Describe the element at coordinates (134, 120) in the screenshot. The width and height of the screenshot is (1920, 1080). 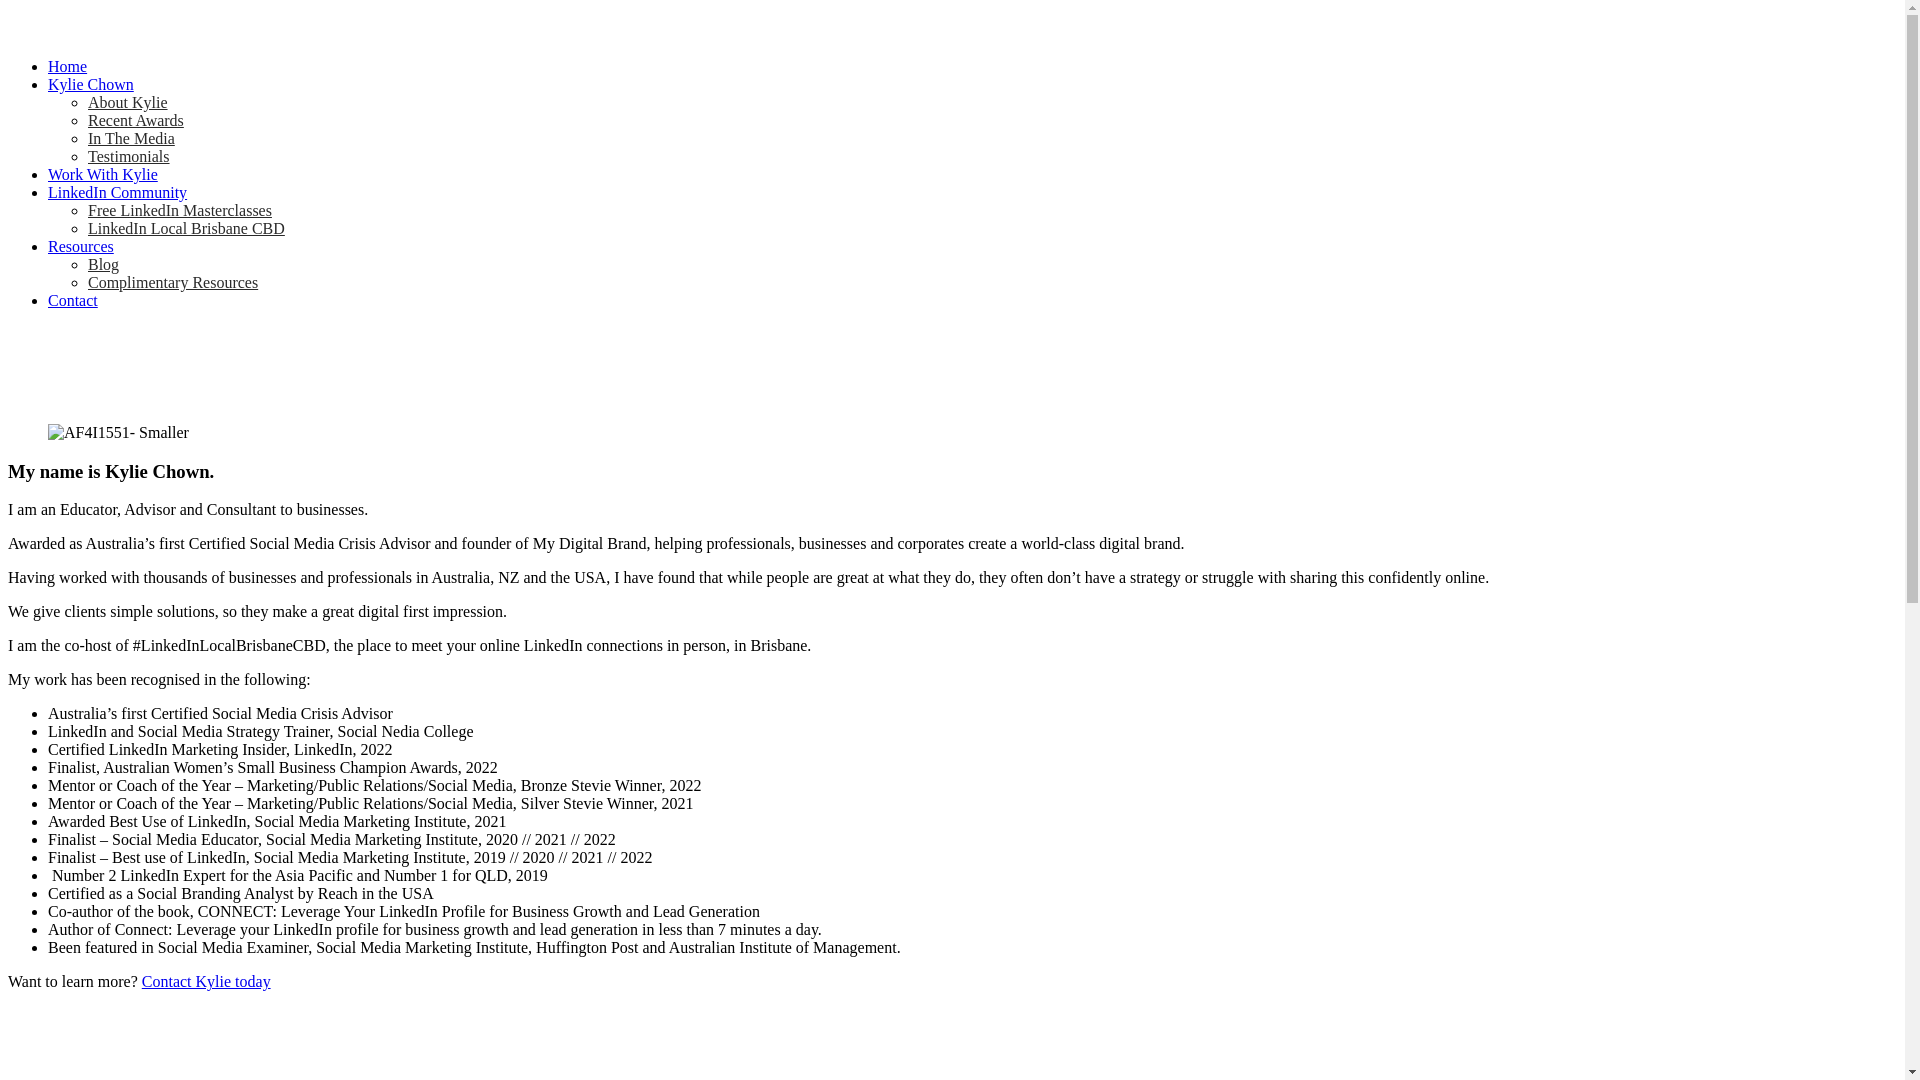
I see `'Recent Awards'` at that location.